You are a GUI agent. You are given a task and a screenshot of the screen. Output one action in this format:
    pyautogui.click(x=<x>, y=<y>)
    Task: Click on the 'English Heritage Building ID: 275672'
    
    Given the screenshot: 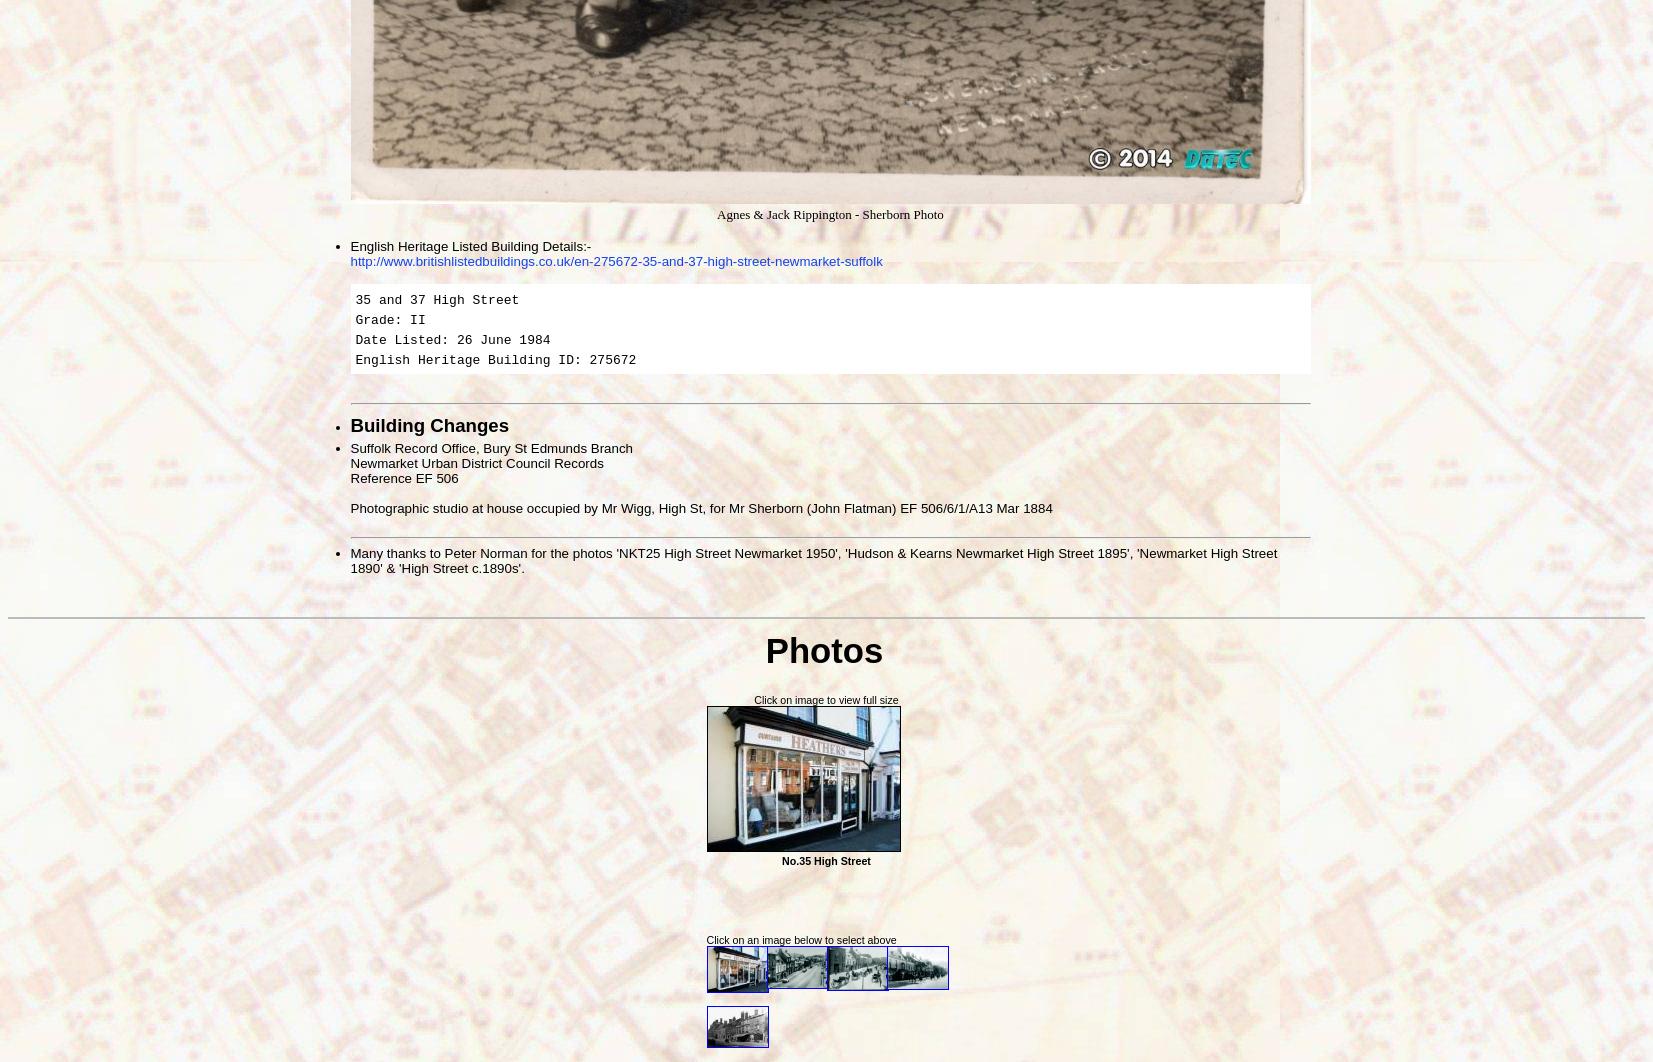 What is the action you would take?
    pyautogui.click(x=494, y=359)
    